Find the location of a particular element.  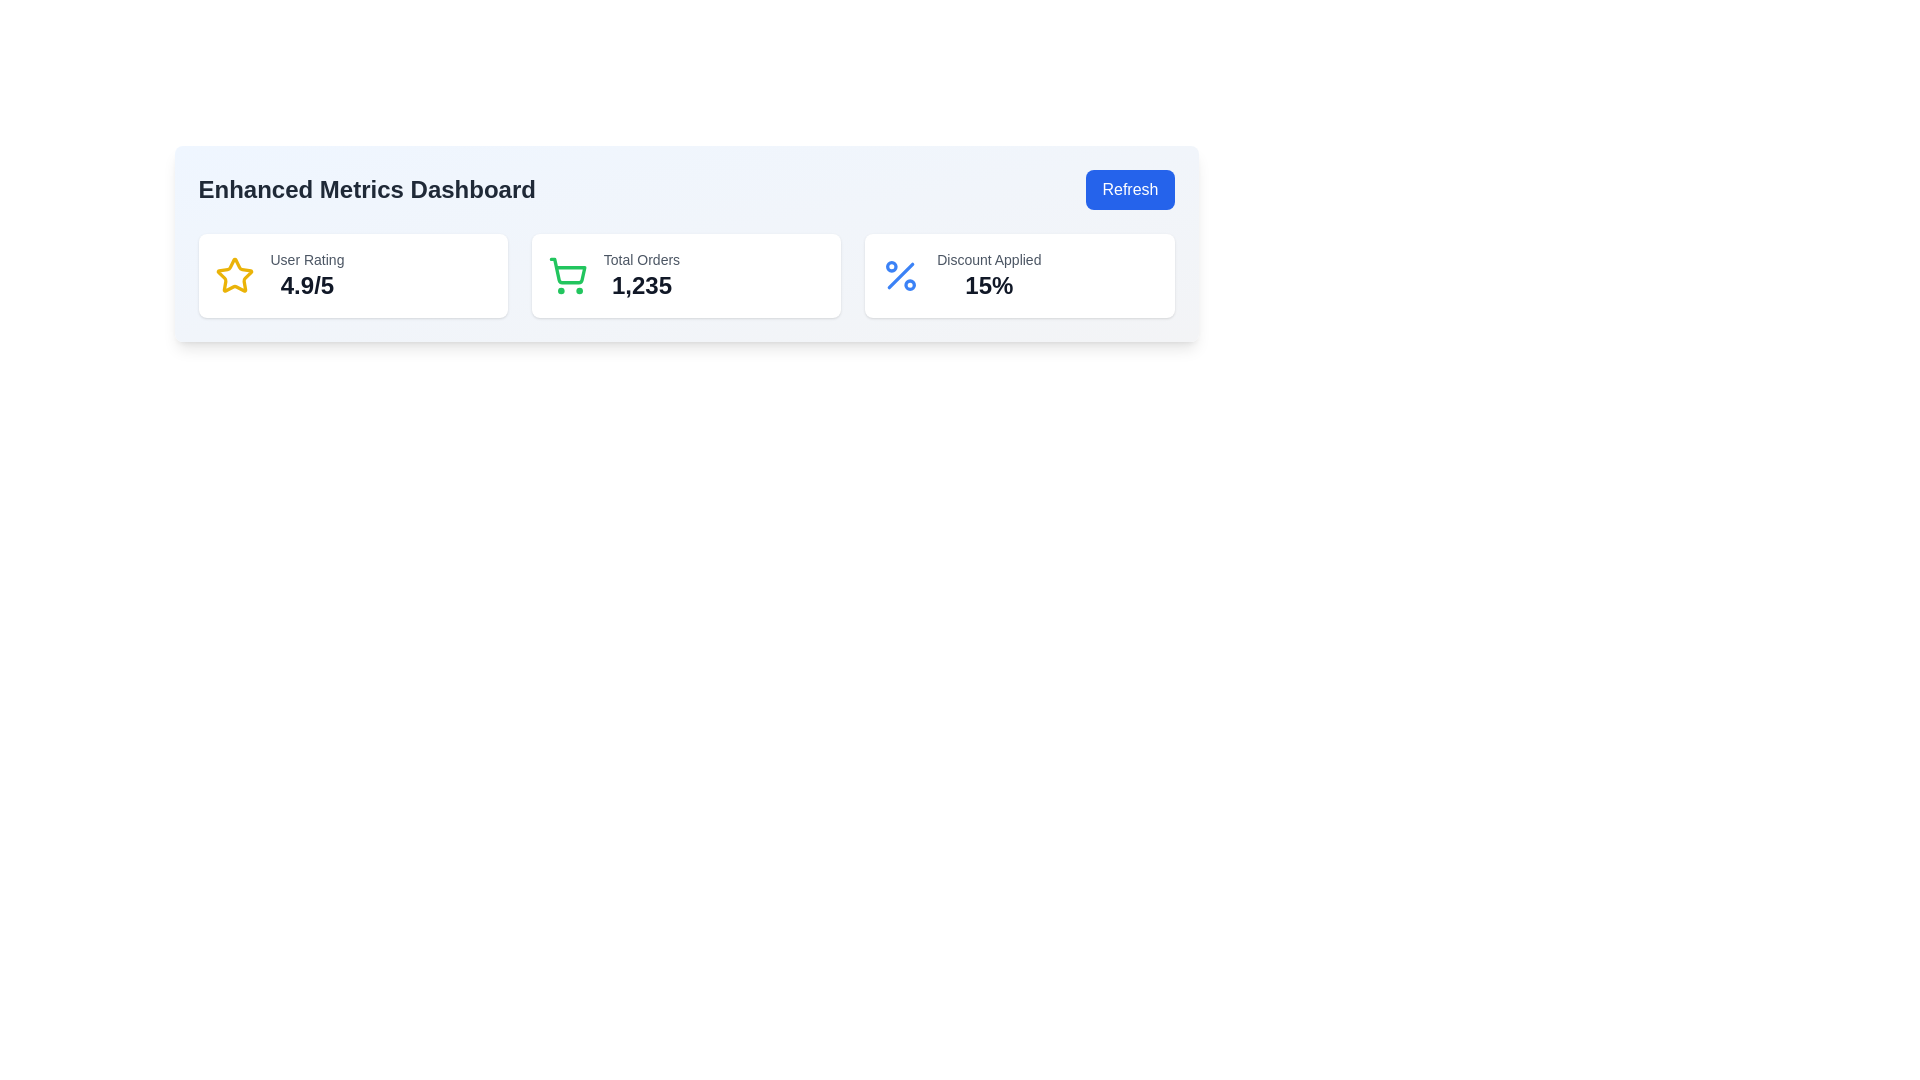

the informational text block displaying the total number of orders, which is centrally positioned in the statistics cards layout and located to the right of the green shopping cart icon is located at coordinates (641, 276).